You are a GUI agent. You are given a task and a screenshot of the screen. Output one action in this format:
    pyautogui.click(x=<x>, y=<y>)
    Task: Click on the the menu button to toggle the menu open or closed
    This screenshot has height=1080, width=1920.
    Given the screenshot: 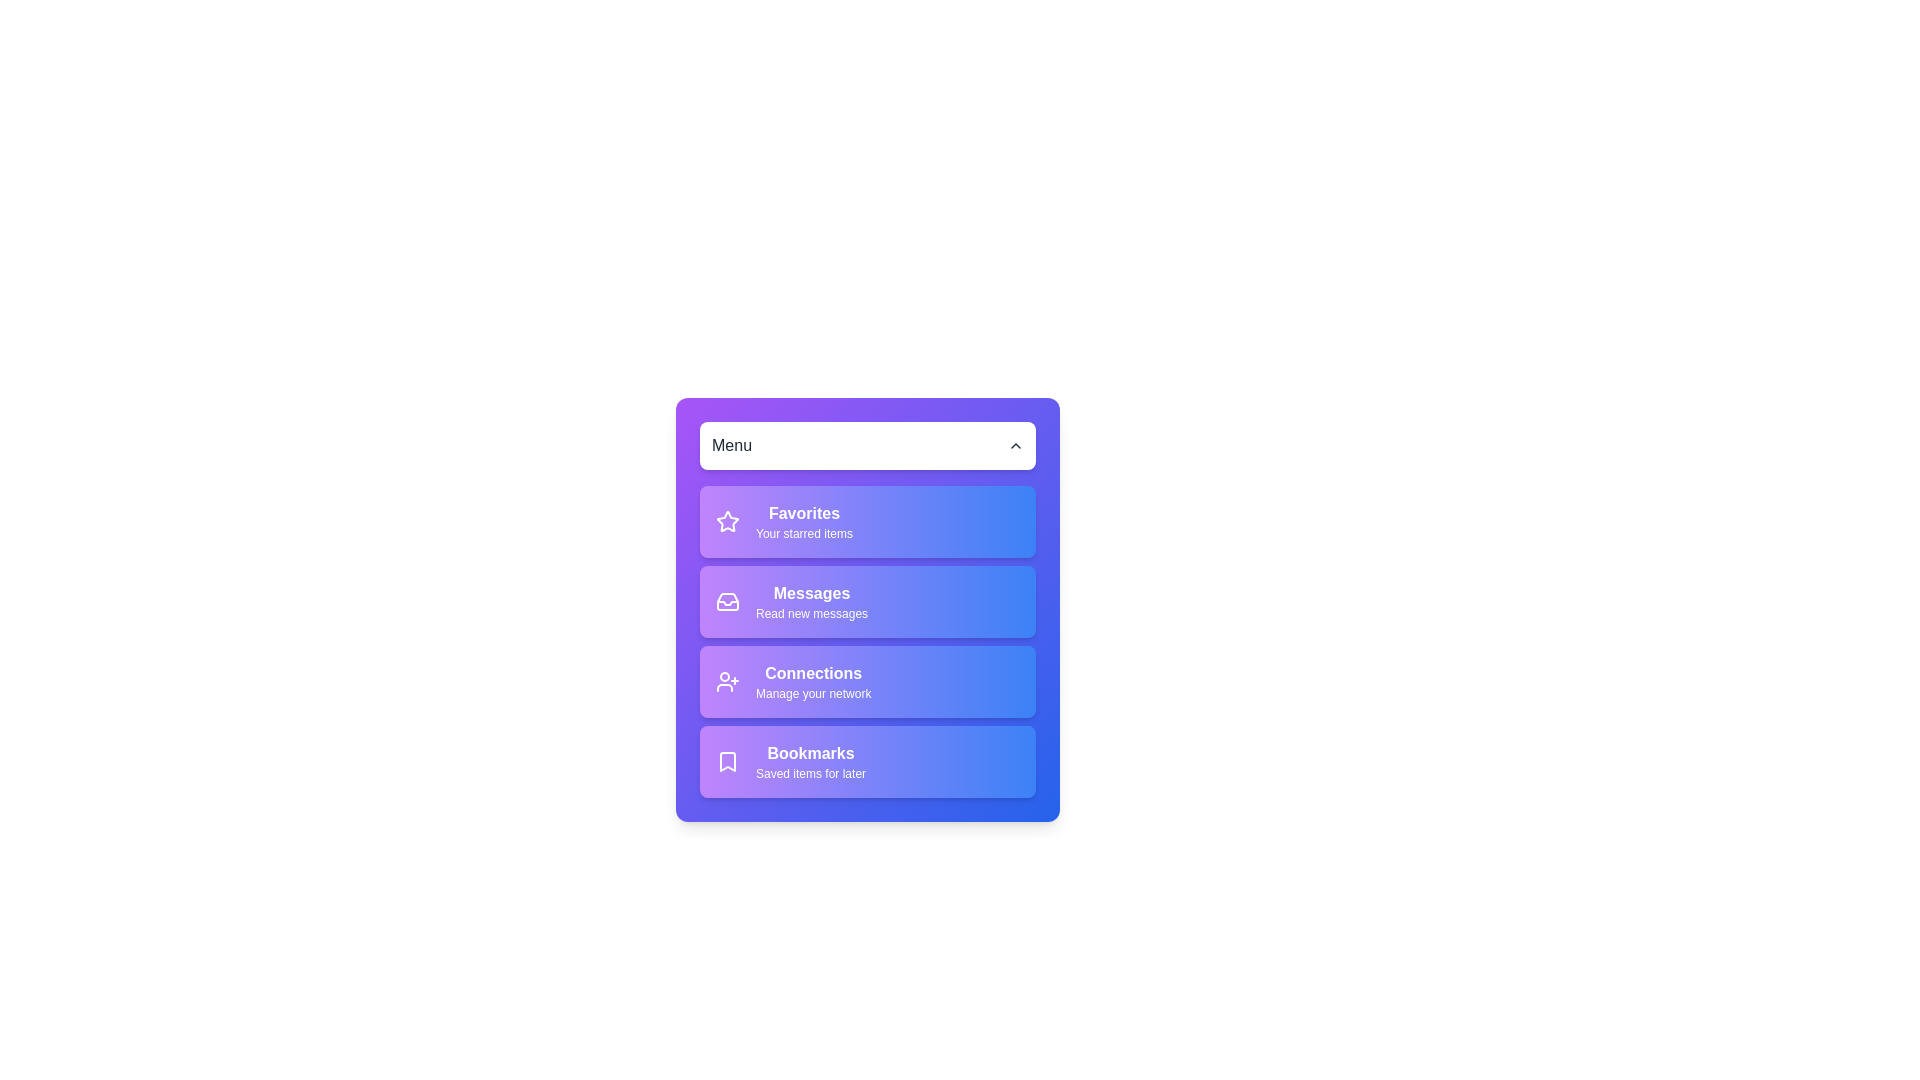 What is the action you would take?
    pyautogui.click(x=868, y=445)
    